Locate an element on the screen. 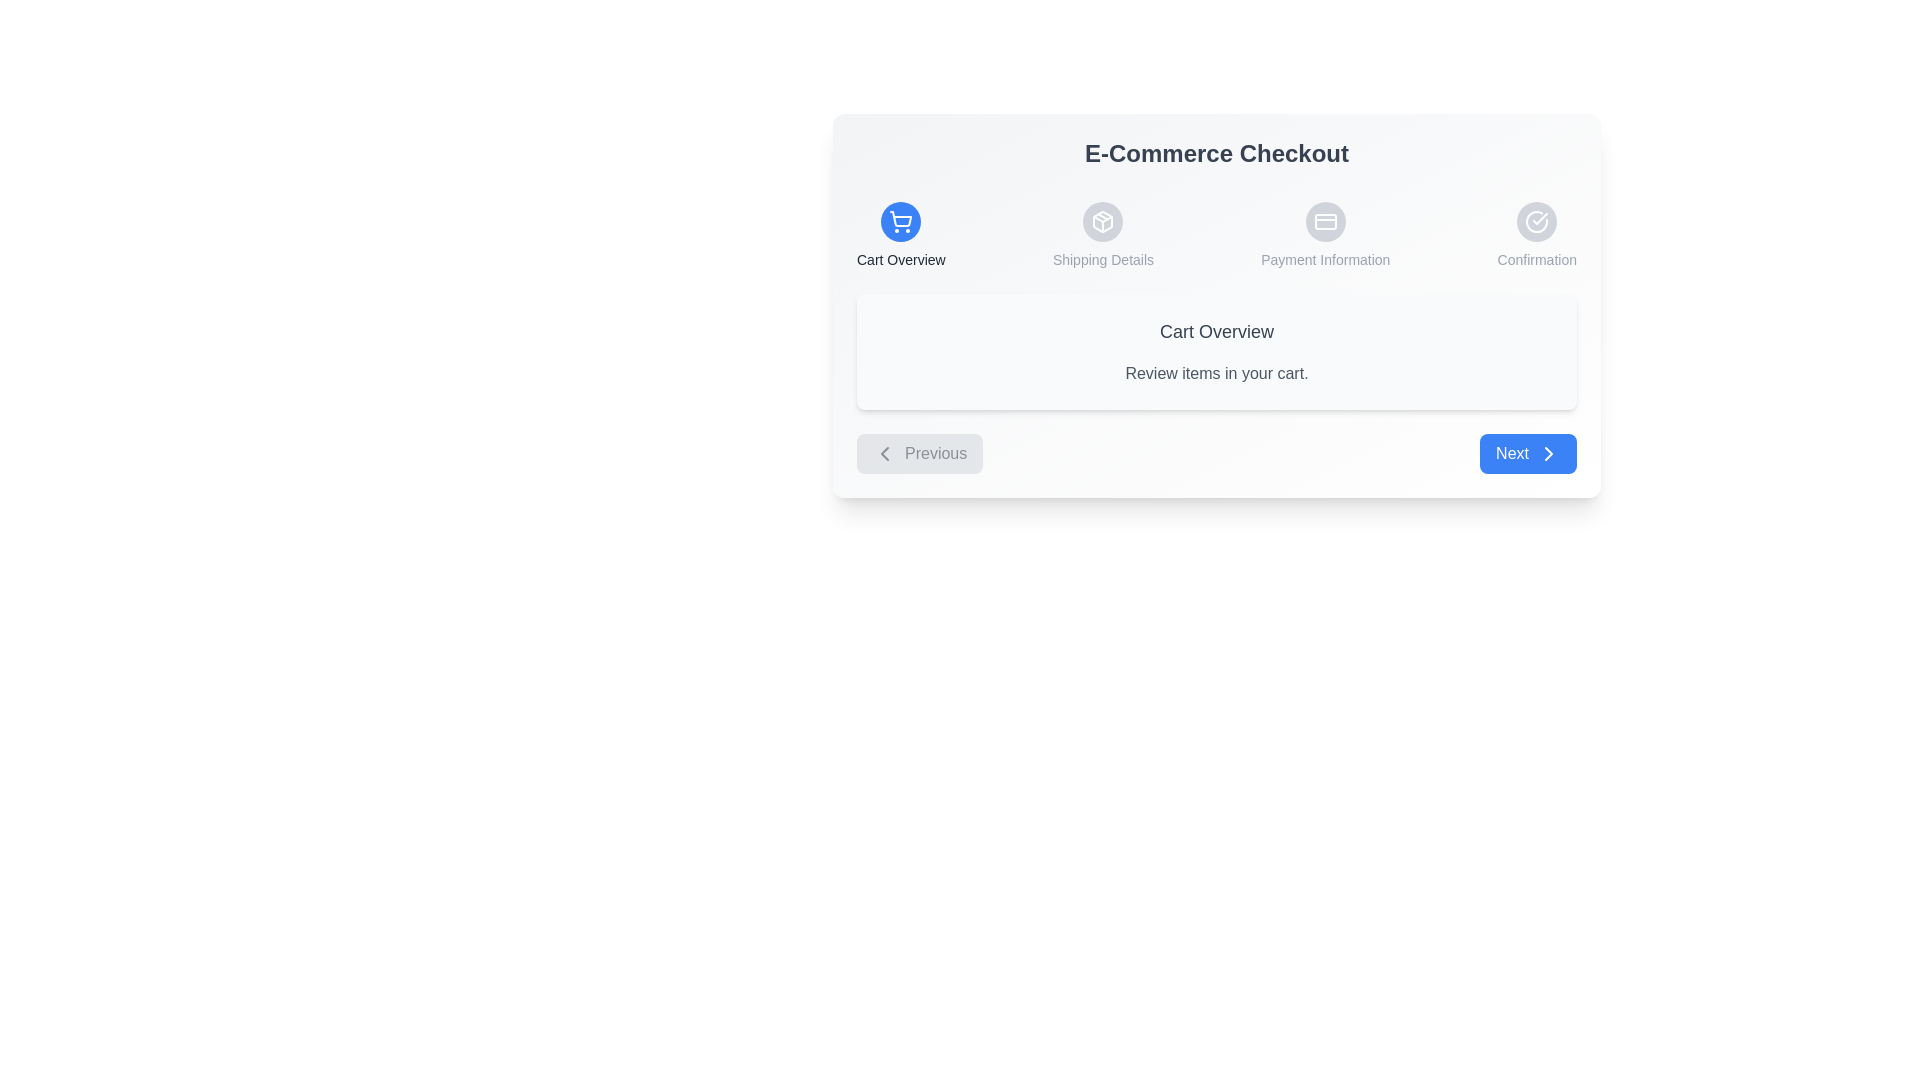 The image size is (1920, 1080). the shopping cart icon, which is a minimalistic line art representation enclosed in a circular blue background, located in the 'Cart Overview' section of the e-commerce checkout navigation is located at coordinates (900, 222).